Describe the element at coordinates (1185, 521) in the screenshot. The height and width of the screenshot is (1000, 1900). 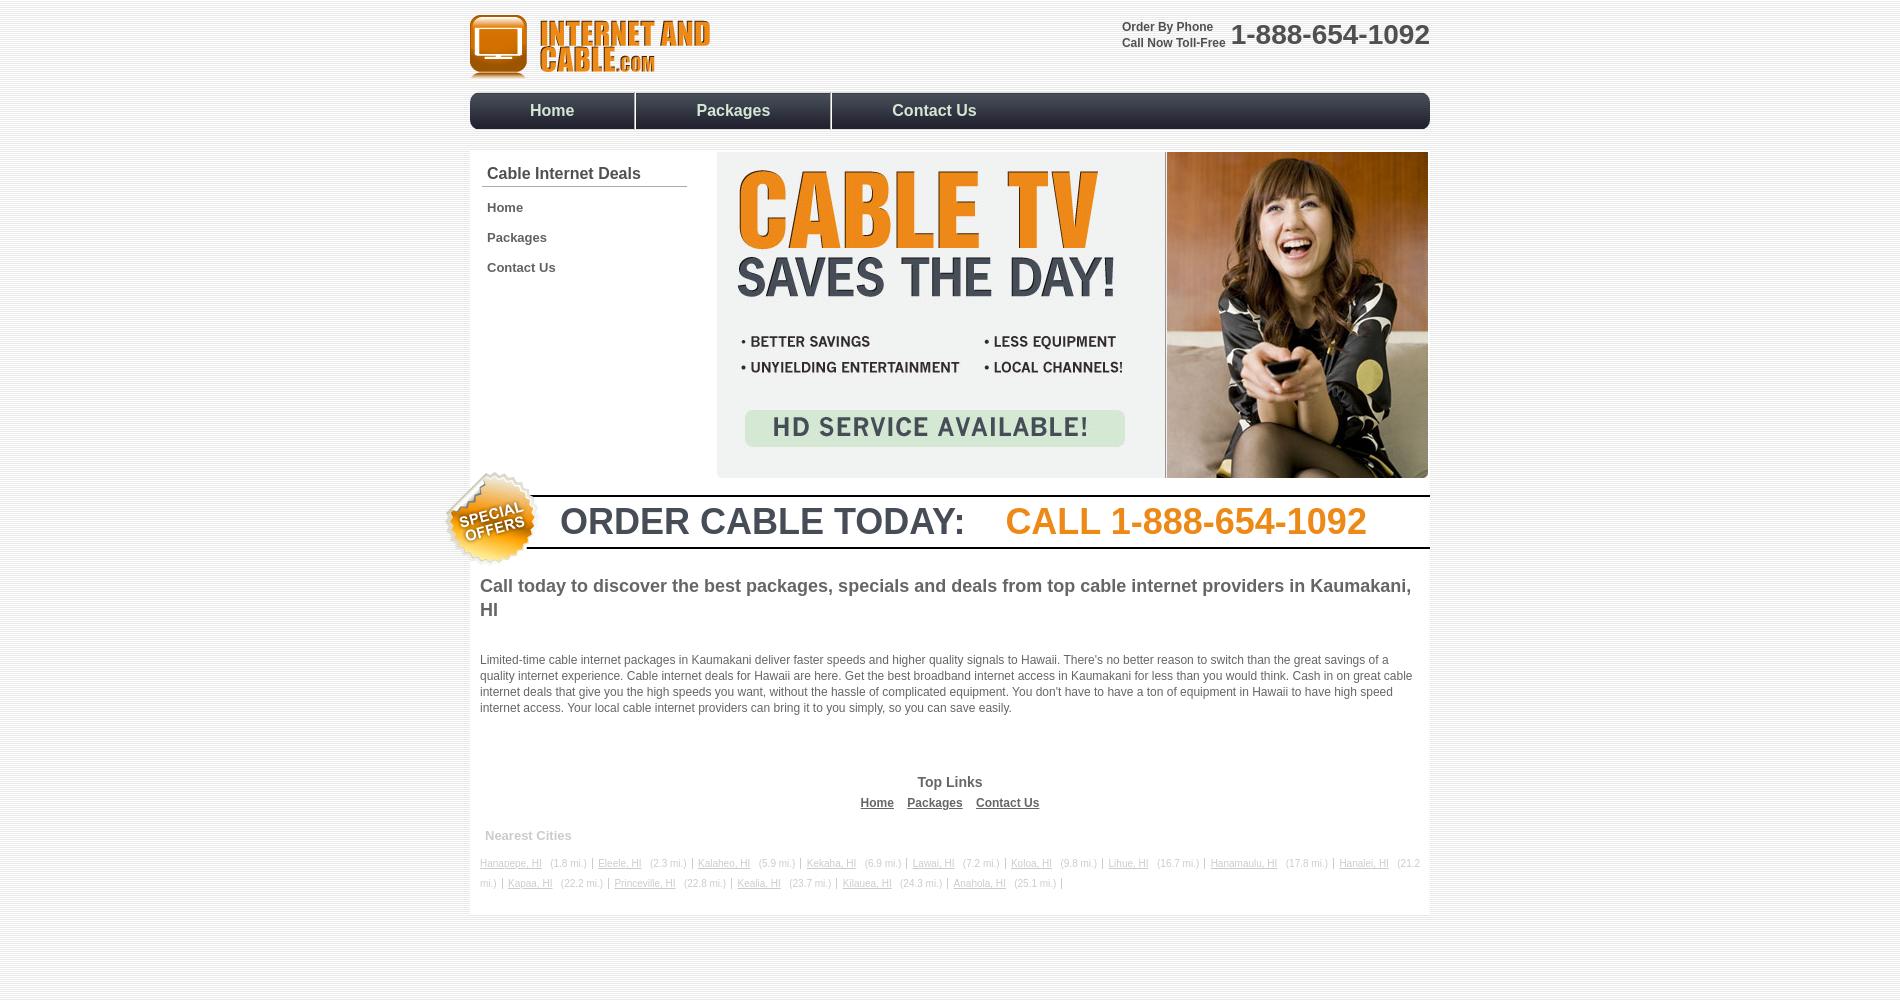
I see `'Call 1-888-654-1092'` at that location.